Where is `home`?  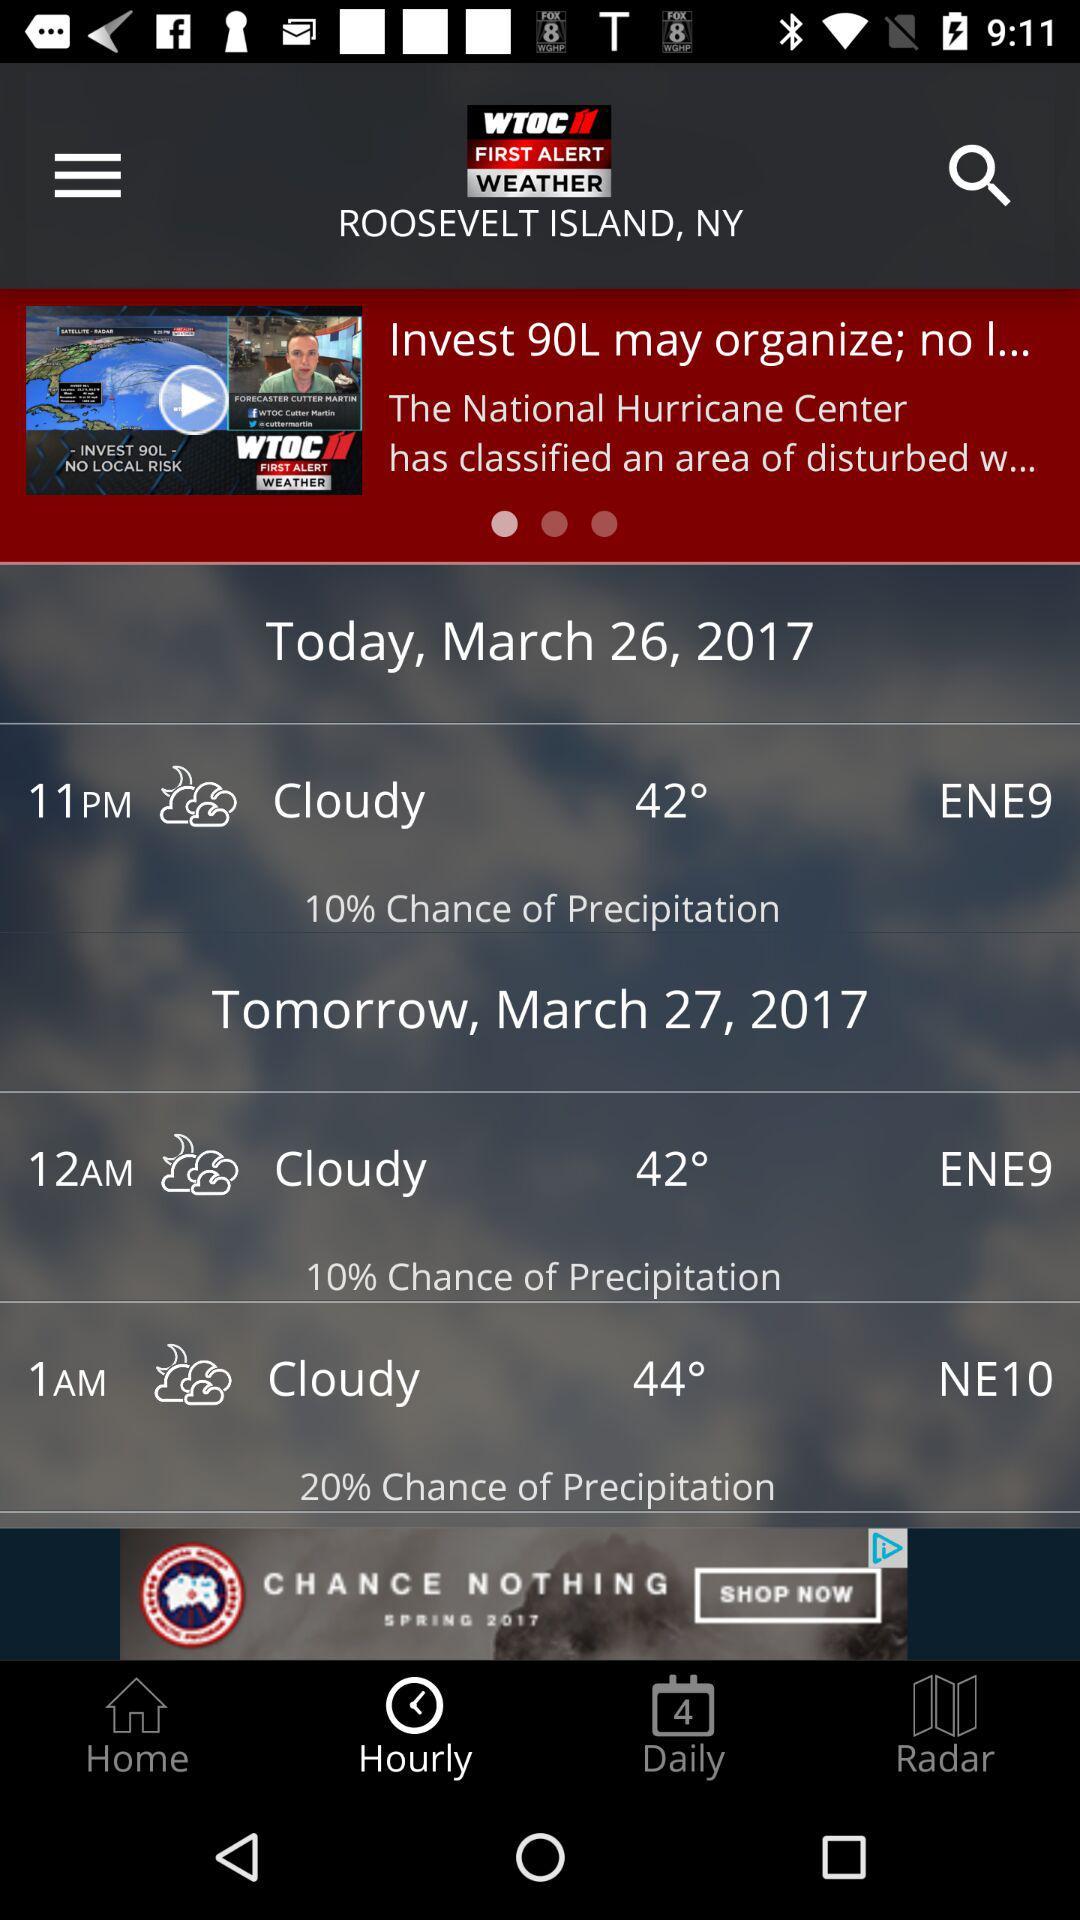
home is located at coordinates (135, 1726).